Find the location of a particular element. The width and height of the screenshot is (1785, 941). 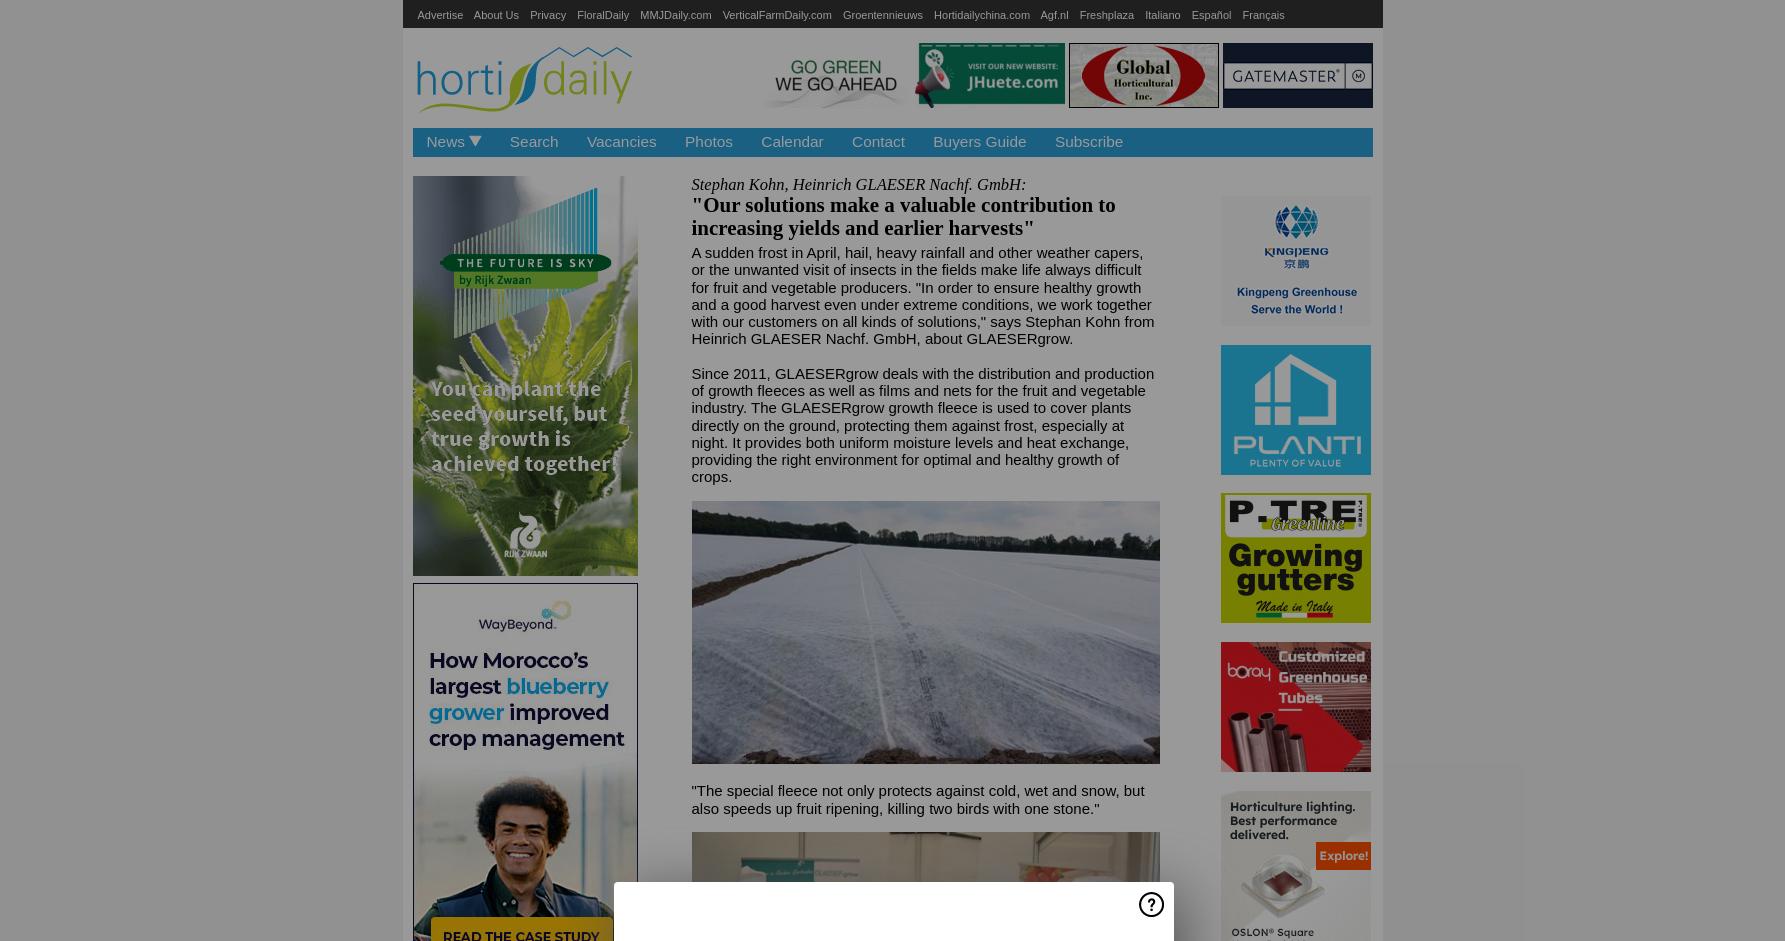

'About Us' is located at coordinates (495, 14).